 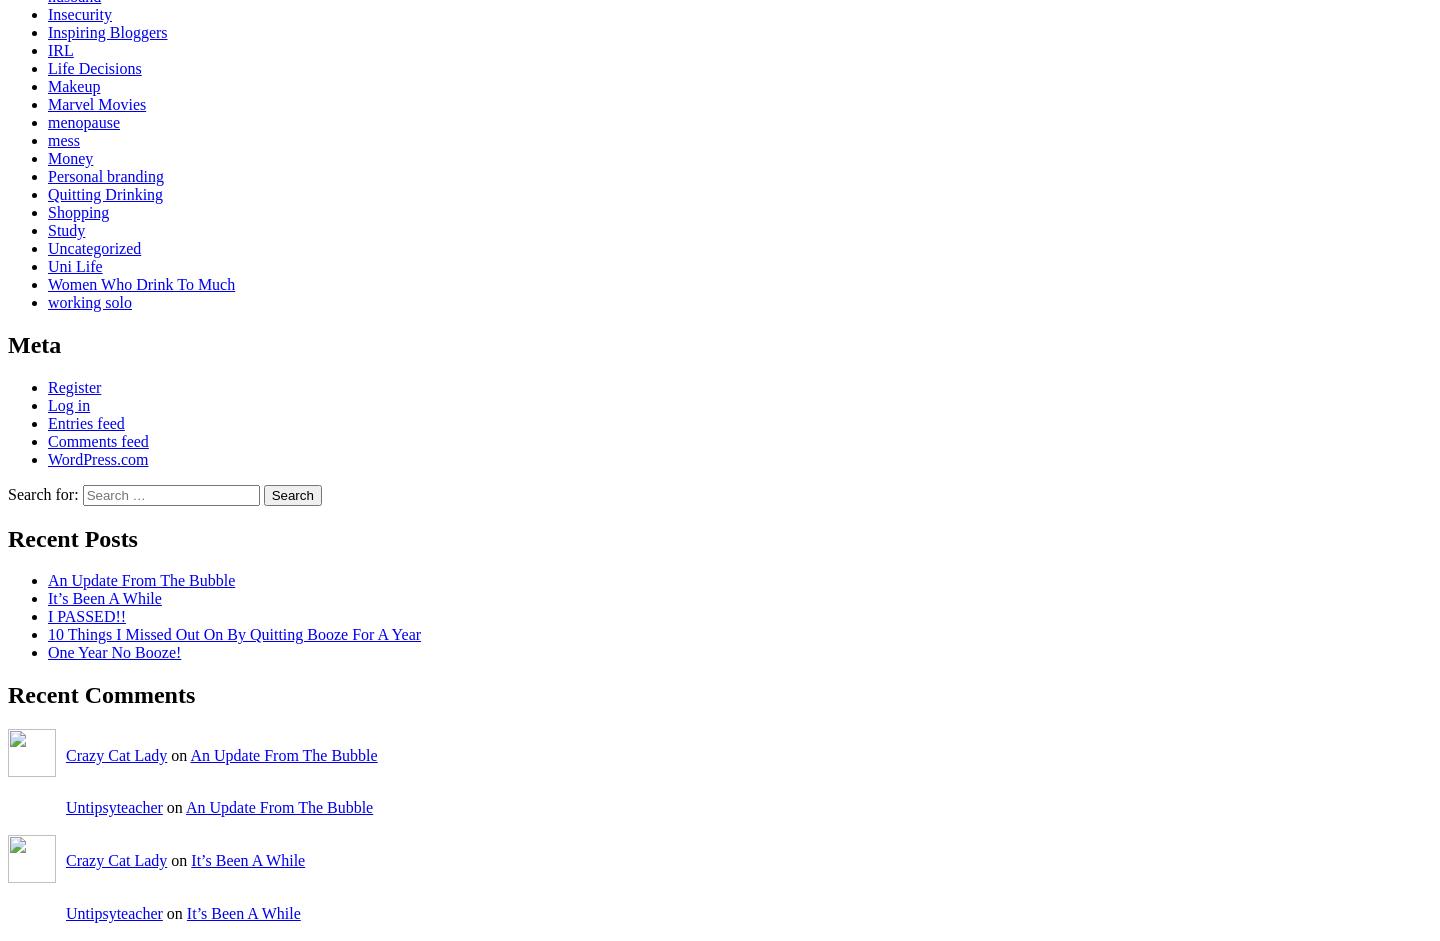 What do you see at coordinates (94, 66) in the screenshot?
I see `'Life Decisions'` at bounding box center [94, 66].